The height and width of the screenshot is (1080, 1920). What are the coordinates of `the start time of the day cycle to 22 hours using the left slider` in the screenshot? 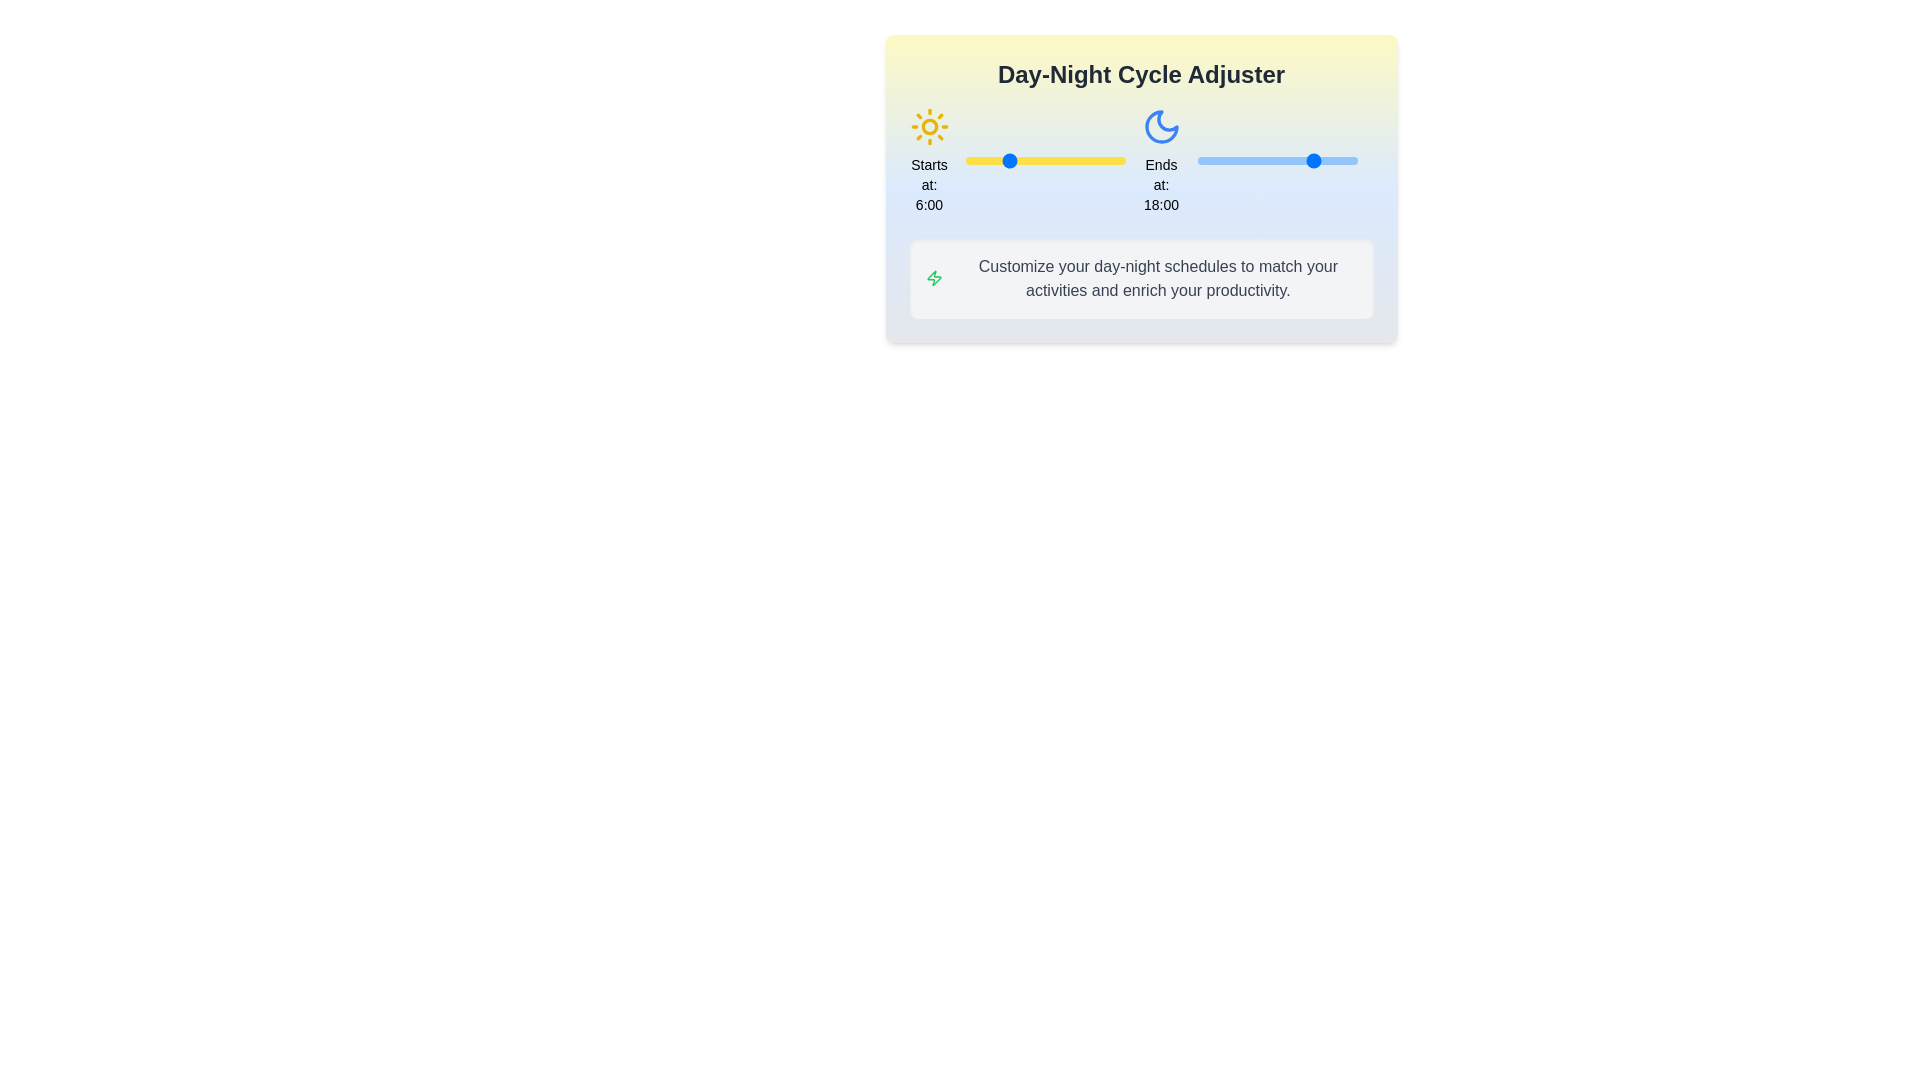 It's located at (1111, 160).